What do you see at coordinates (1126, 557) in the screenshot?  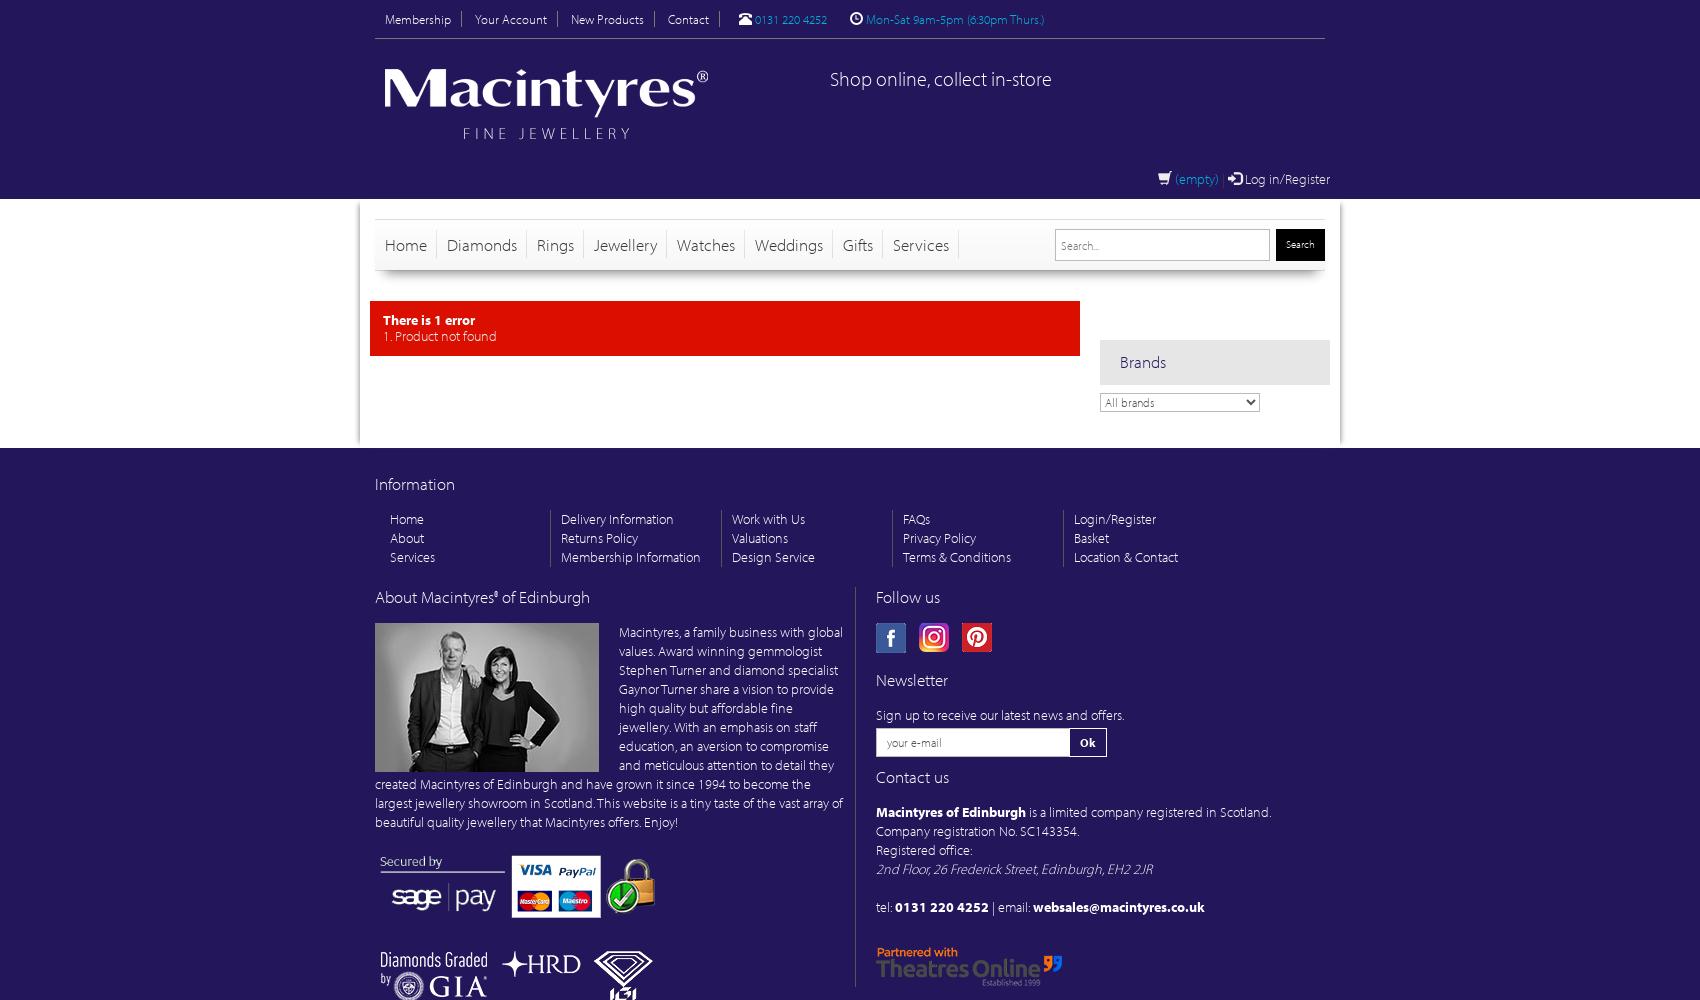 I see `'Location & Contact'` at bounding box center [1126, 557].